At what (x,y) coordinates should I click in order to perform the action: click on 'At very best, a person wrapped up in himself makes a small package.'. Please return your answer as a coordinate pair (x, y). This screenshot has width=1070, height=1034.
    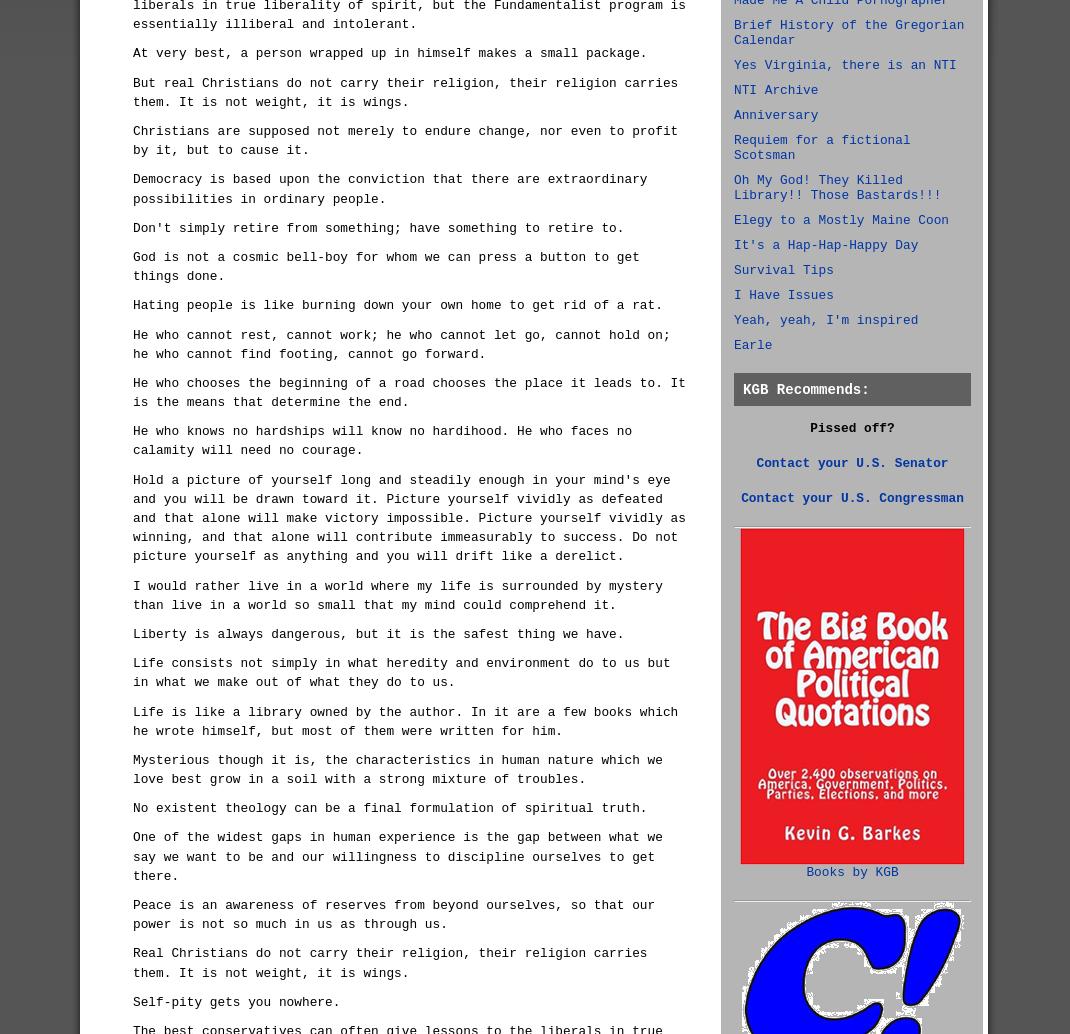
    Looking at the image, I should click on (389, 53).